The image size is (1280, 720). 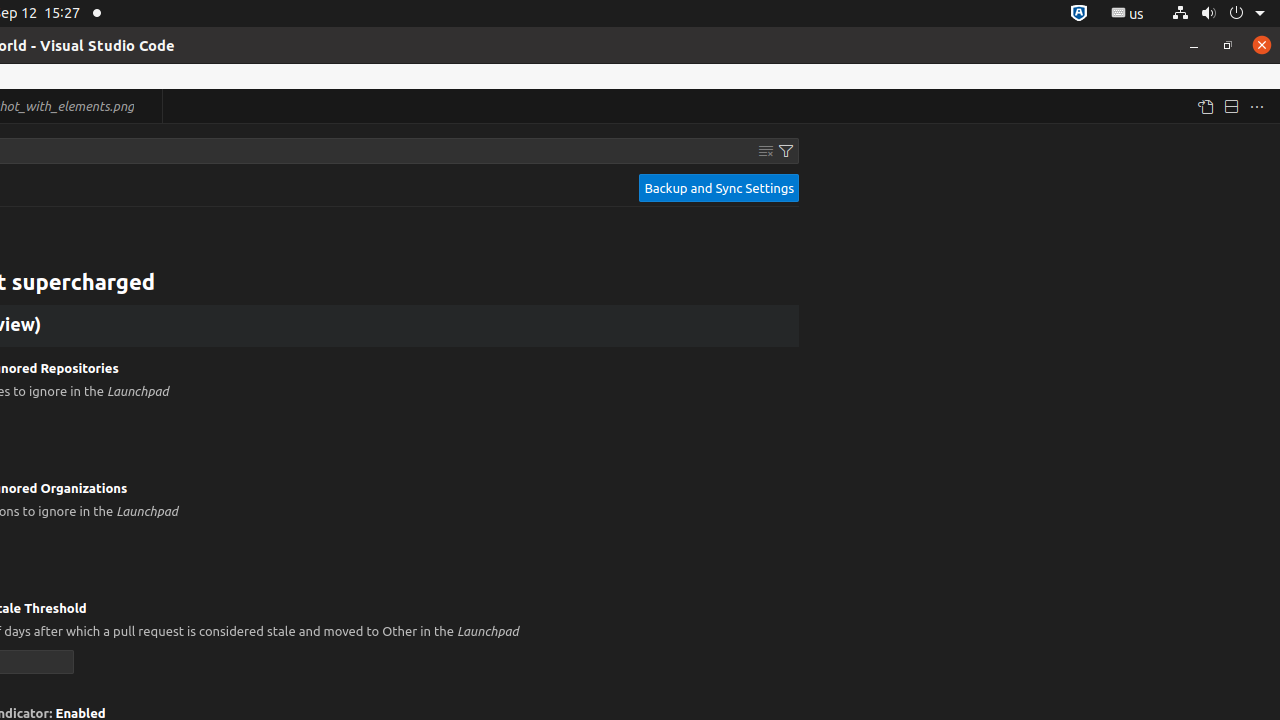 I want to click on 'Split Editor Right (Ctrl+\) [Alt] Split Editor Down', so click(x=1229, y=106).